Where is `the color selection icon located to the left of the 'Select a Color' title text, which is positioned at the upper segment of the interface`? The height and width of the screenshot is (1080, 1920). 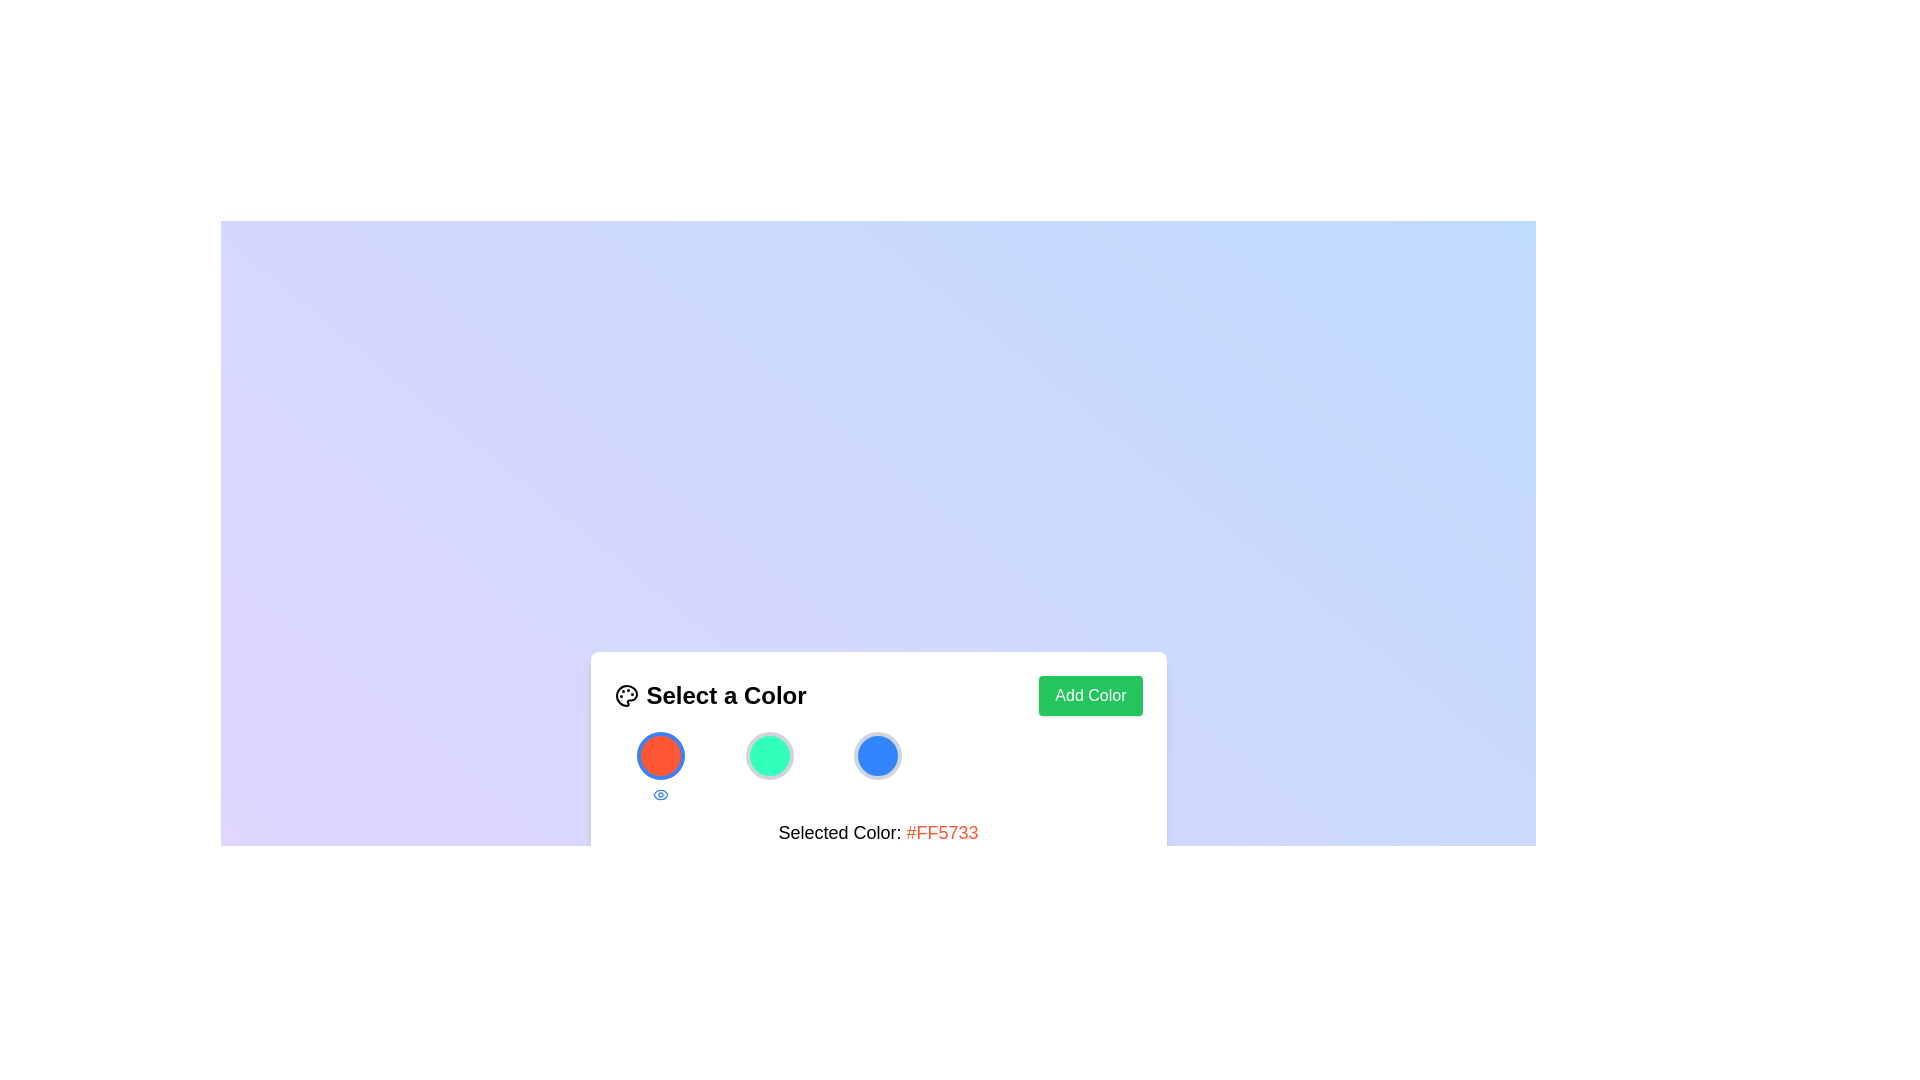 the color selection icon located to the left of the 'Select a Color' title text, which is positioned at the upper segment of the interface is located at coordinates (625, 694).